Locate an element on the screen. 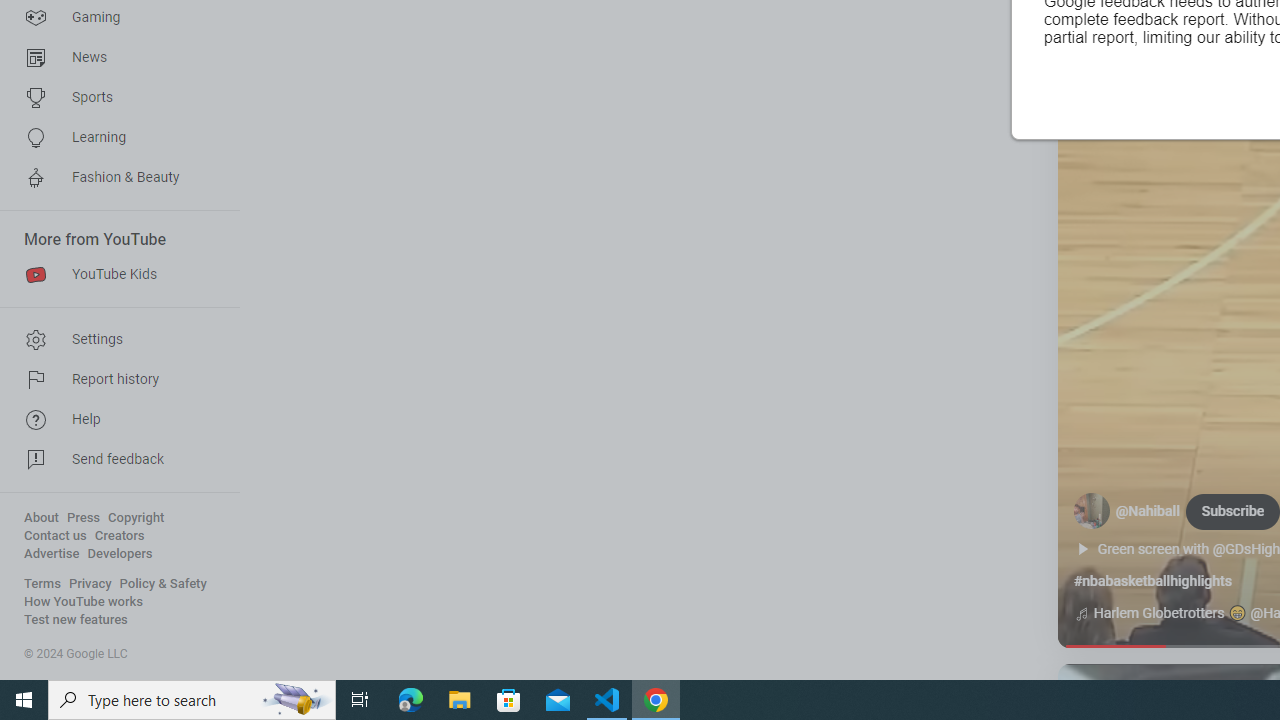 This screenshot has height=720, width=1280. 'Contact us' is located at coordinates (55, 535).